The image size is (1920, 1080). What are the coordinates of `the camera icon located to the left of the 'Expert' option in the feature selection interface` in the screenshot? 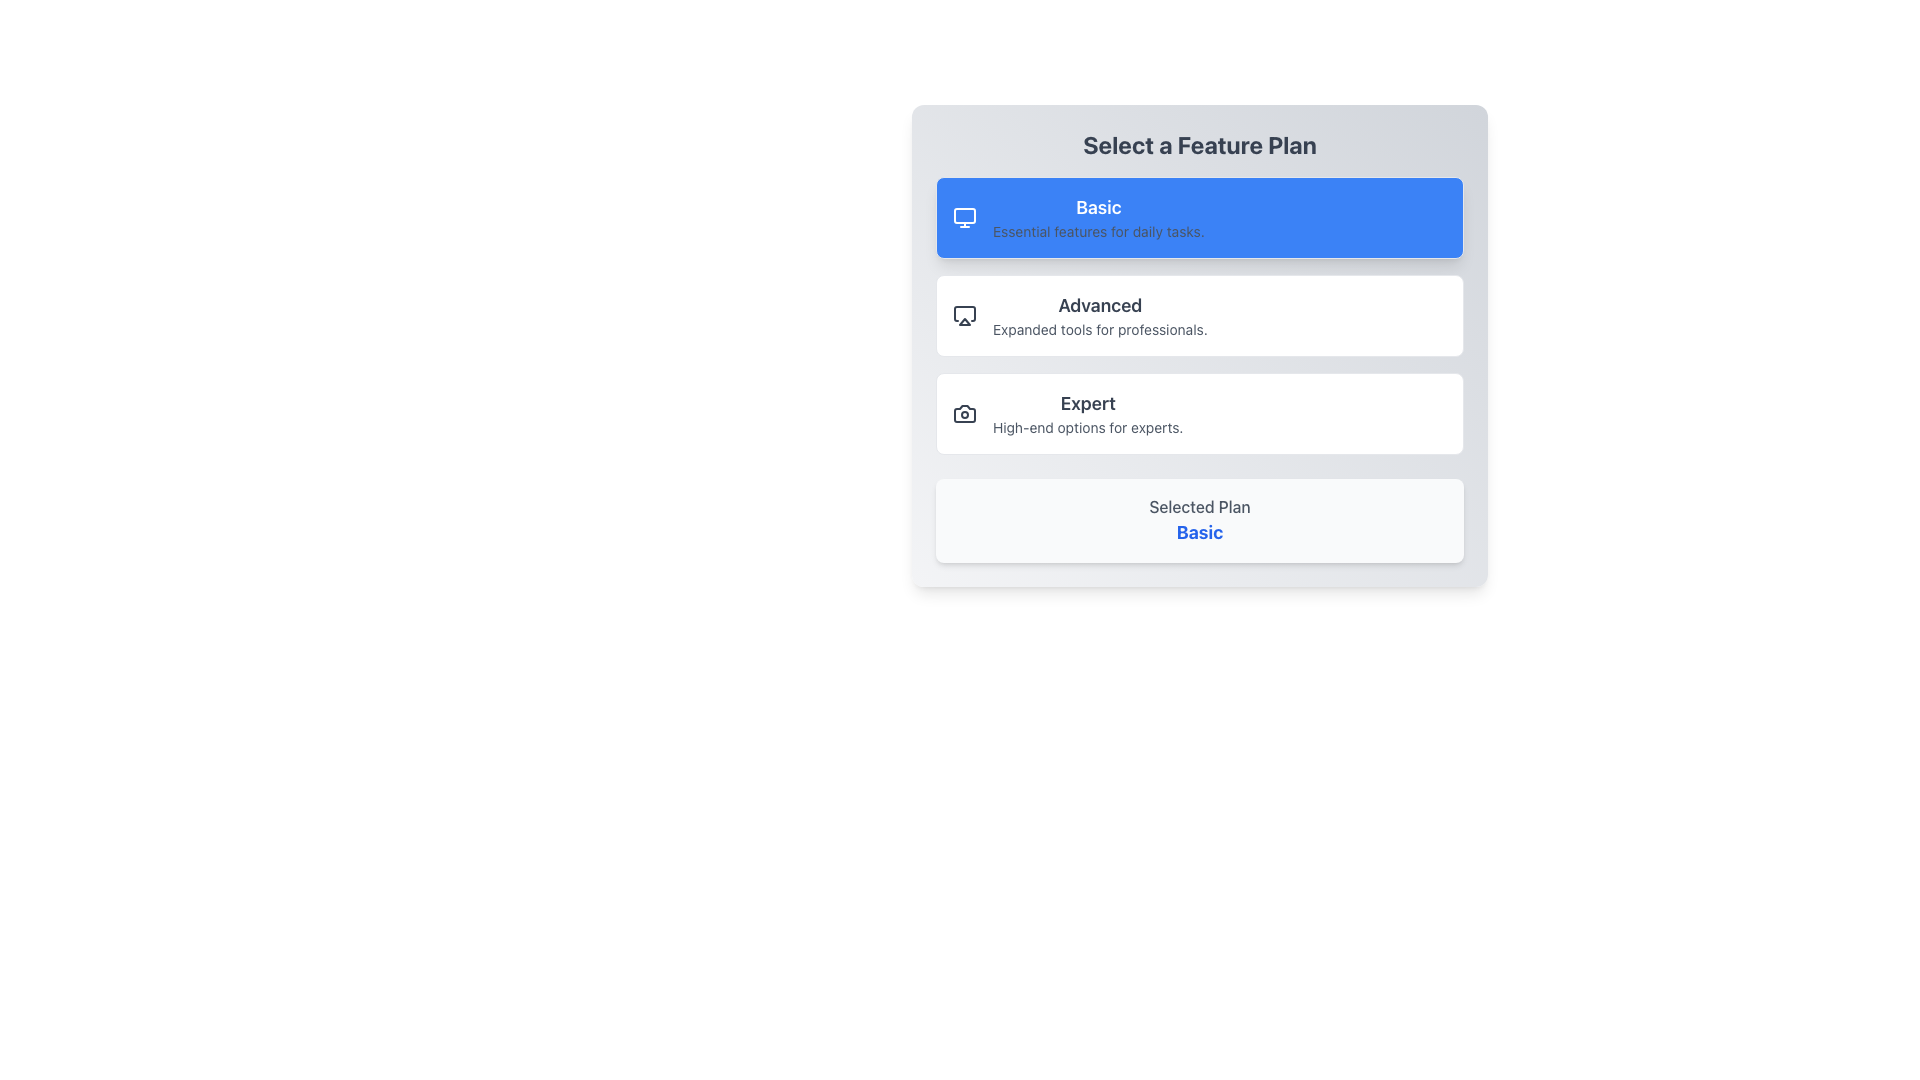 It's located at (964, 412).